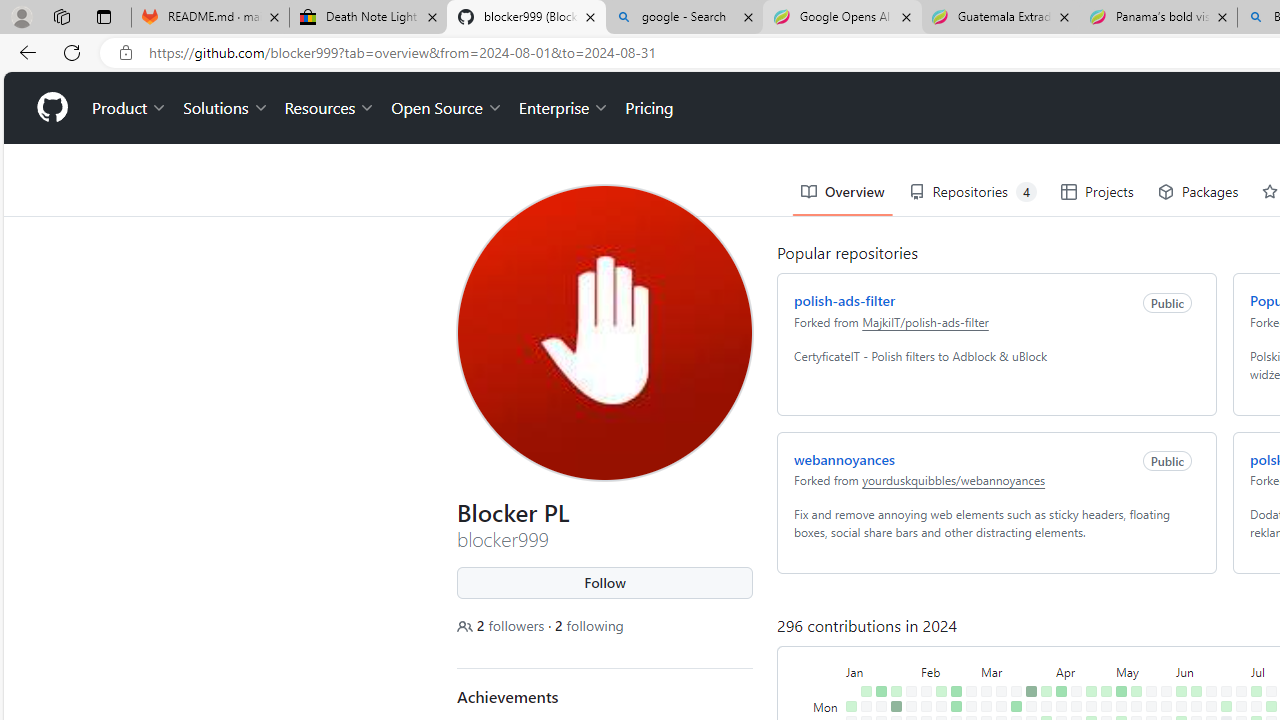  What do you see at coordinates (61, 16) in the screenshot?
I see `'Workspaces'` at bounding box center [61, 16].